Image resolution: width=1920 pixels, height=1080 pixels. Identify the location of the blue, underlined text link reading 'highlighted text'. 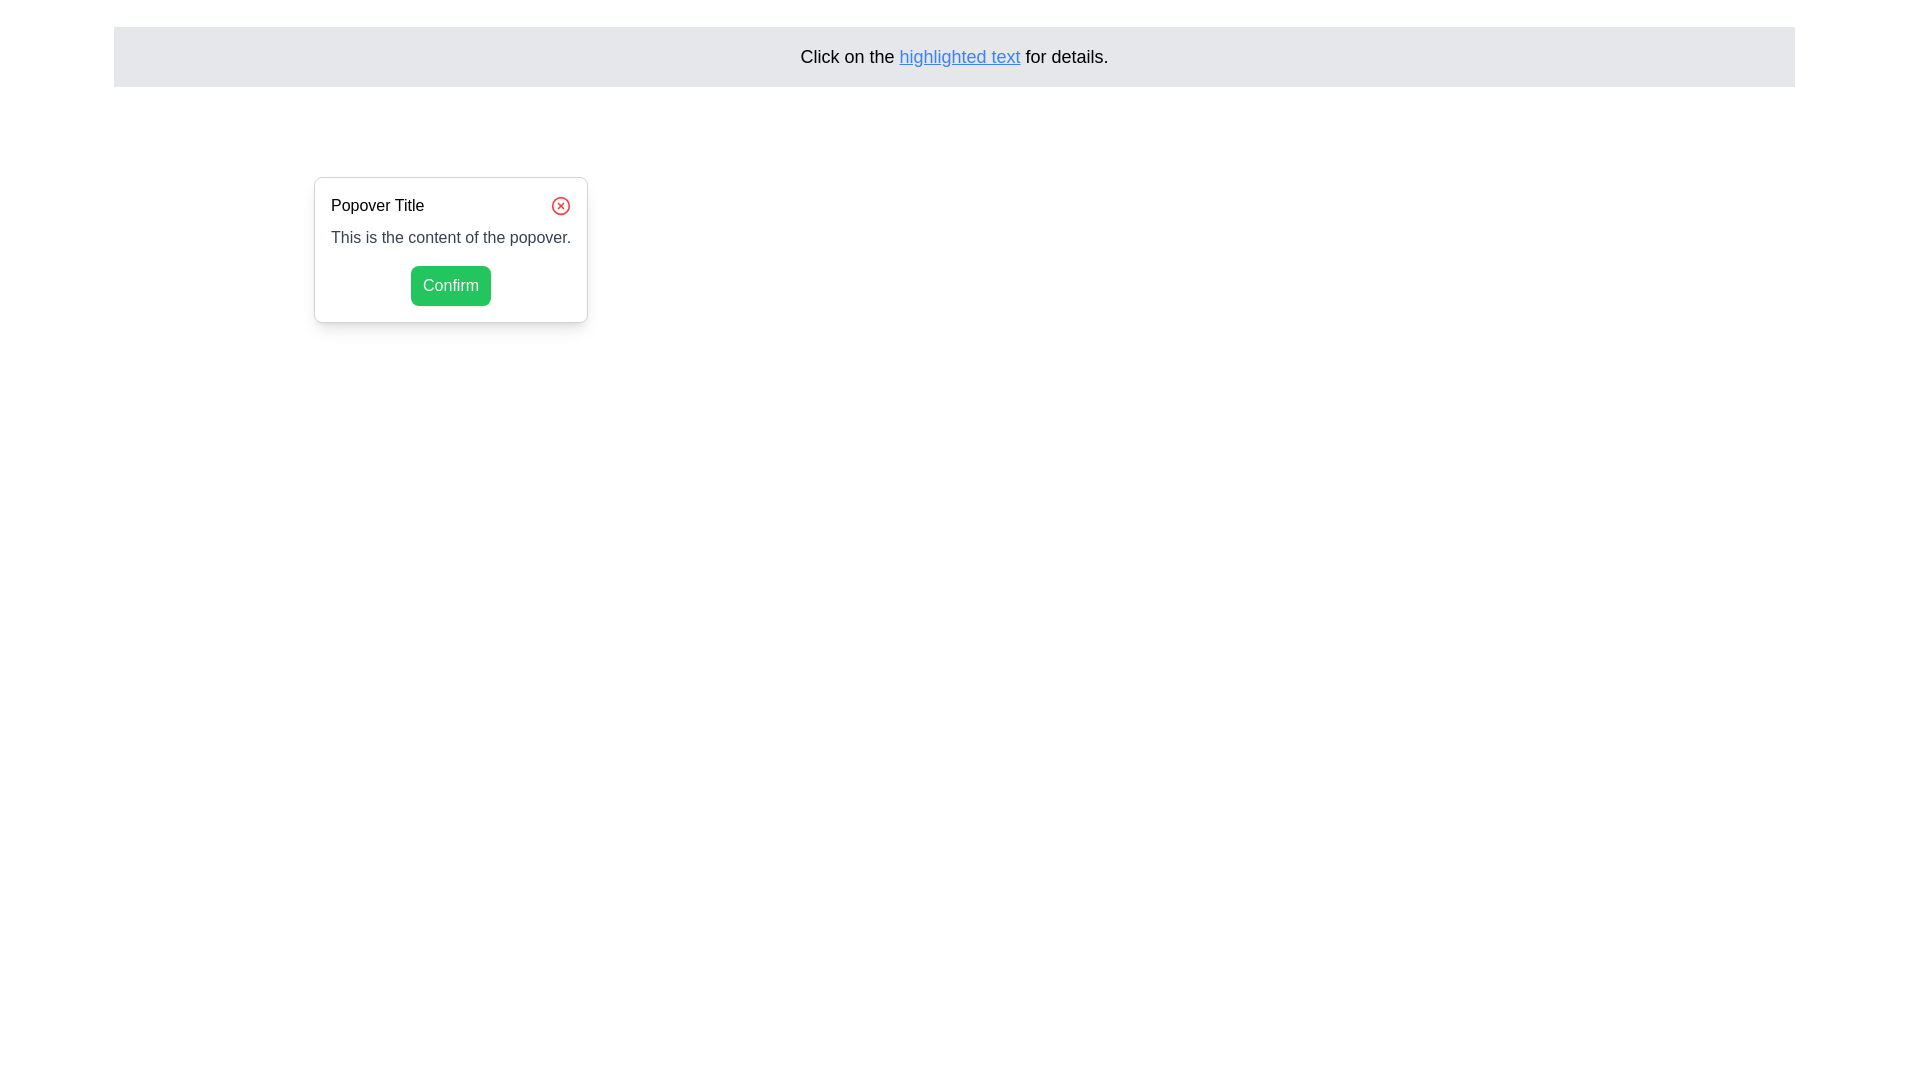
(960, 56).